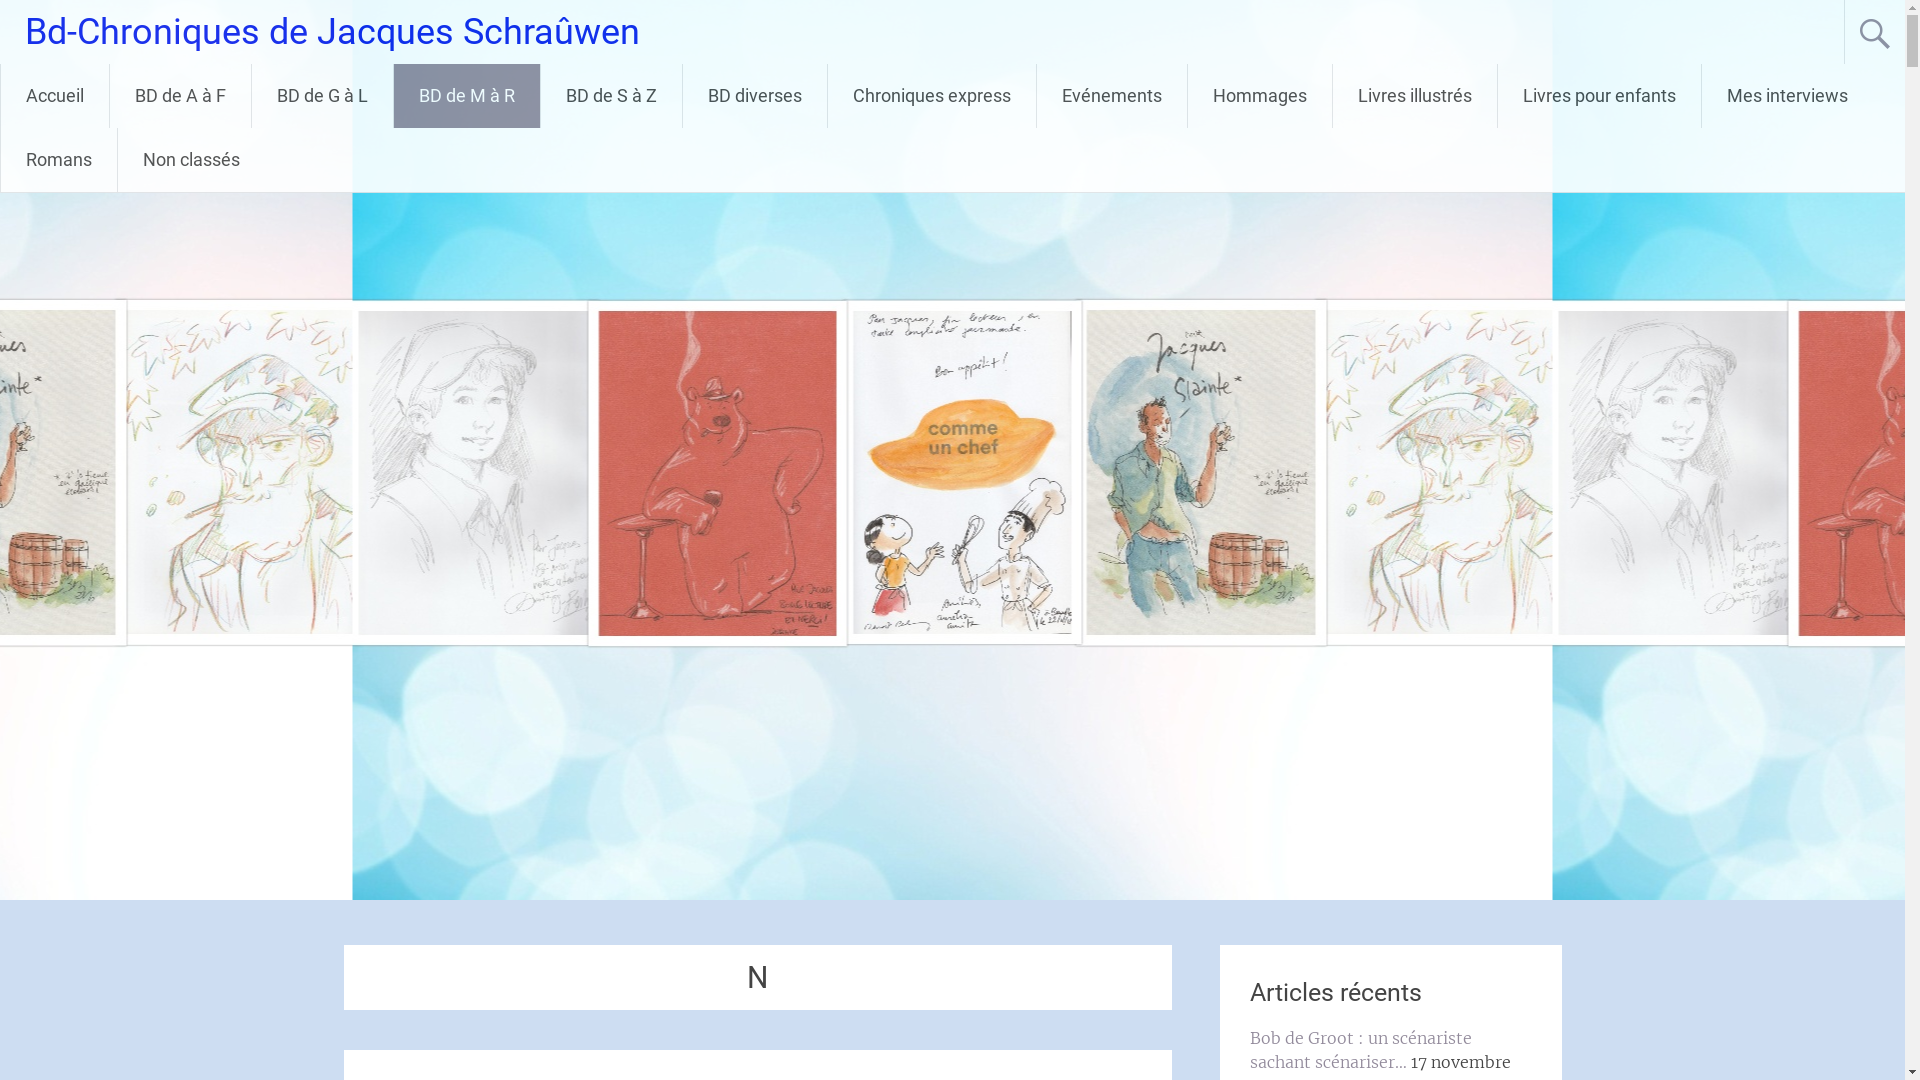 The image size is (1920, 1080). I want to click on 'Livres pour enfants', so click(1598, 96).